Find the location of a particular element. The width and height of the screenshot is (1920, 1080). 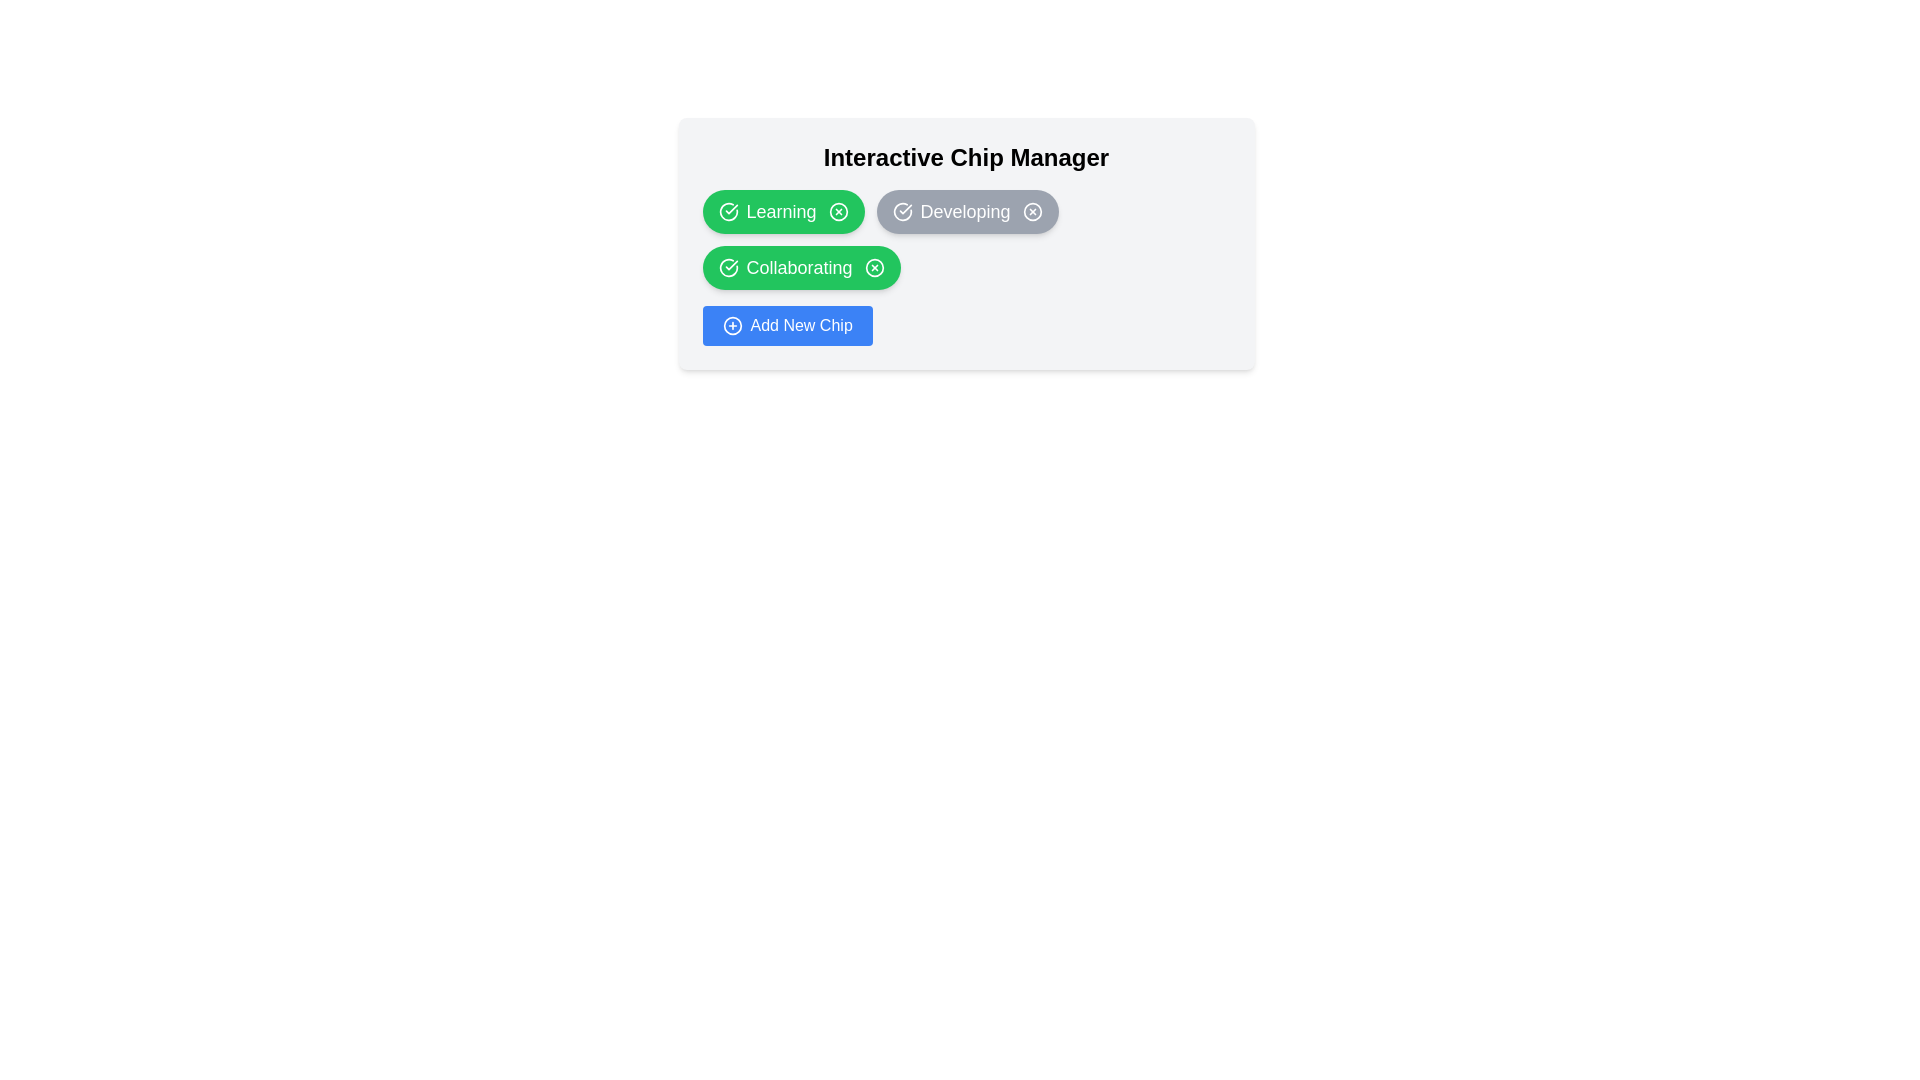

the status icon within the green 'Learning' button, indicating the item's active or completed status is located at coordinates (727, 212).